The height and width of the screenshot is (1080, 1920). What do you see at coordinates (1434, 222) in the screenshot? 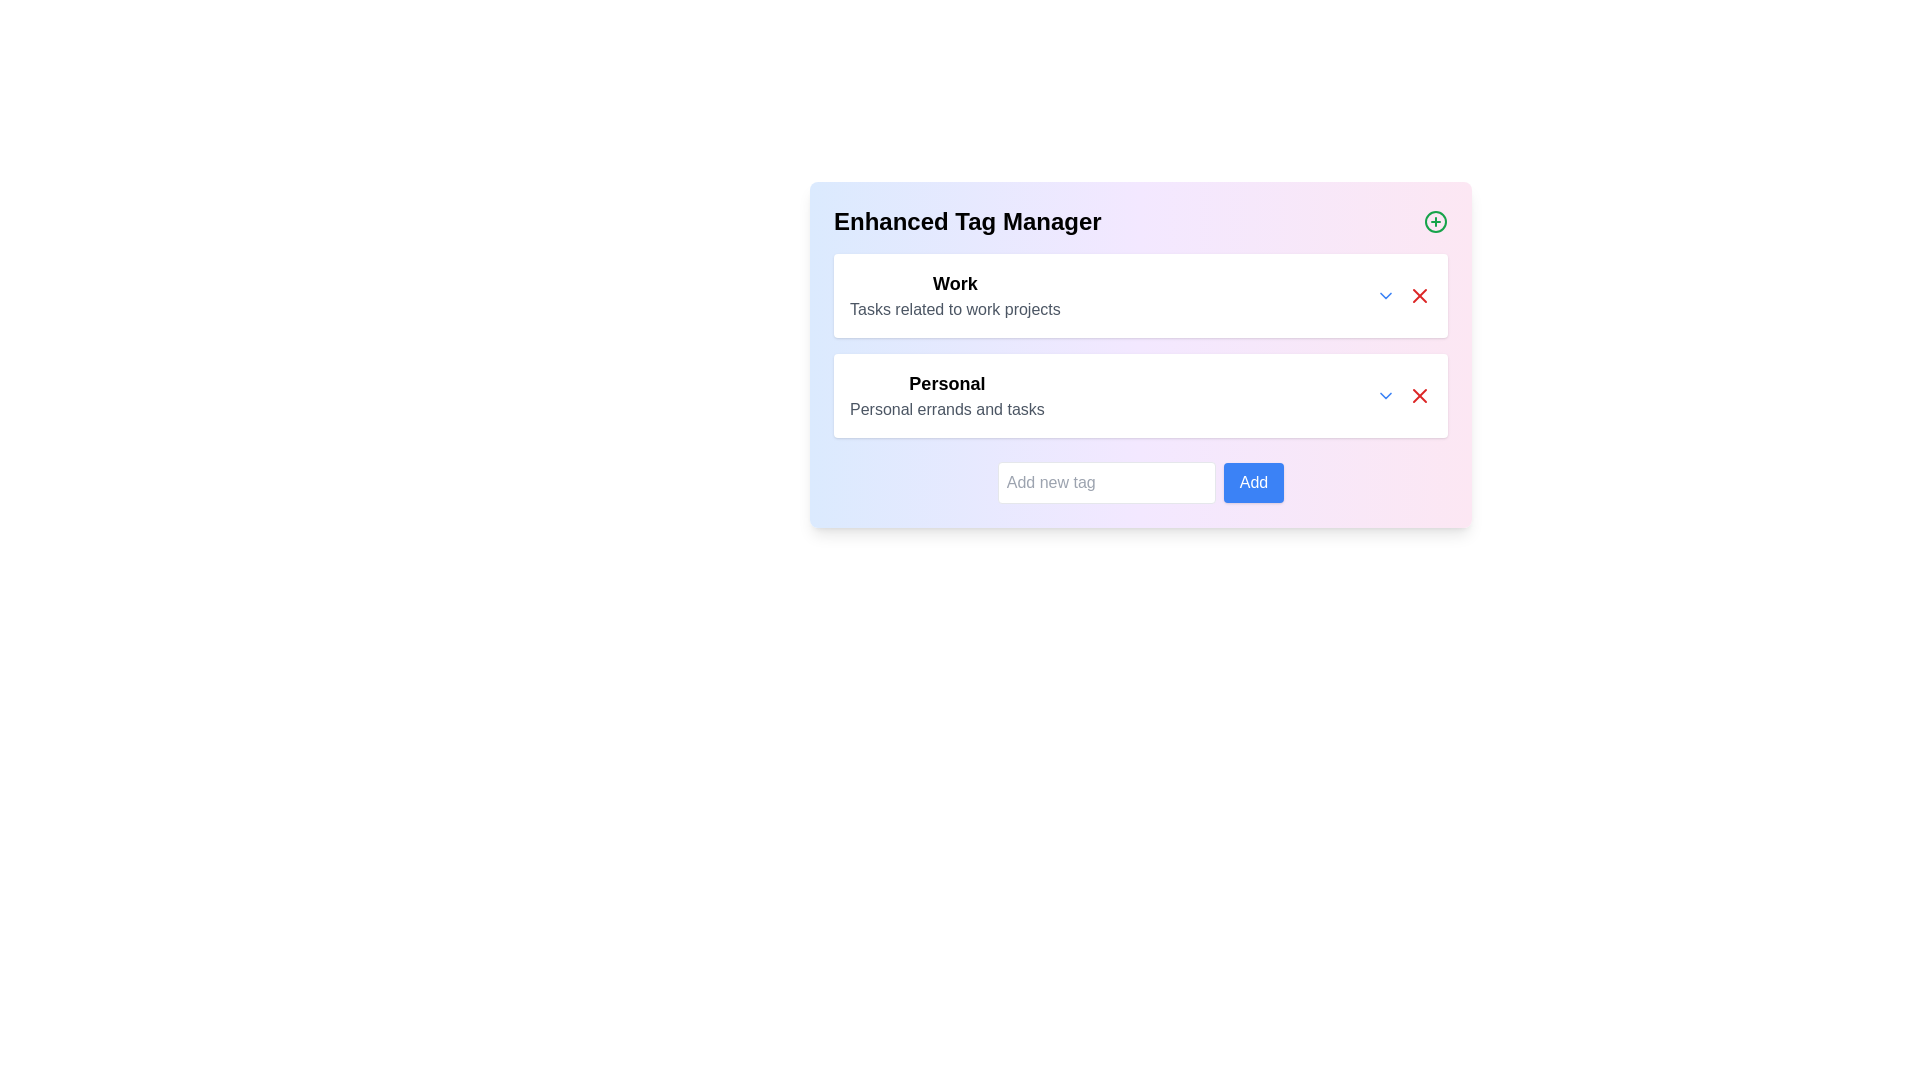
I see `the circular green outlined button with a plus symbol located at the top-right corner of the 'Enhanced Tag Manager' interface` at bounding box center [1434, 222].